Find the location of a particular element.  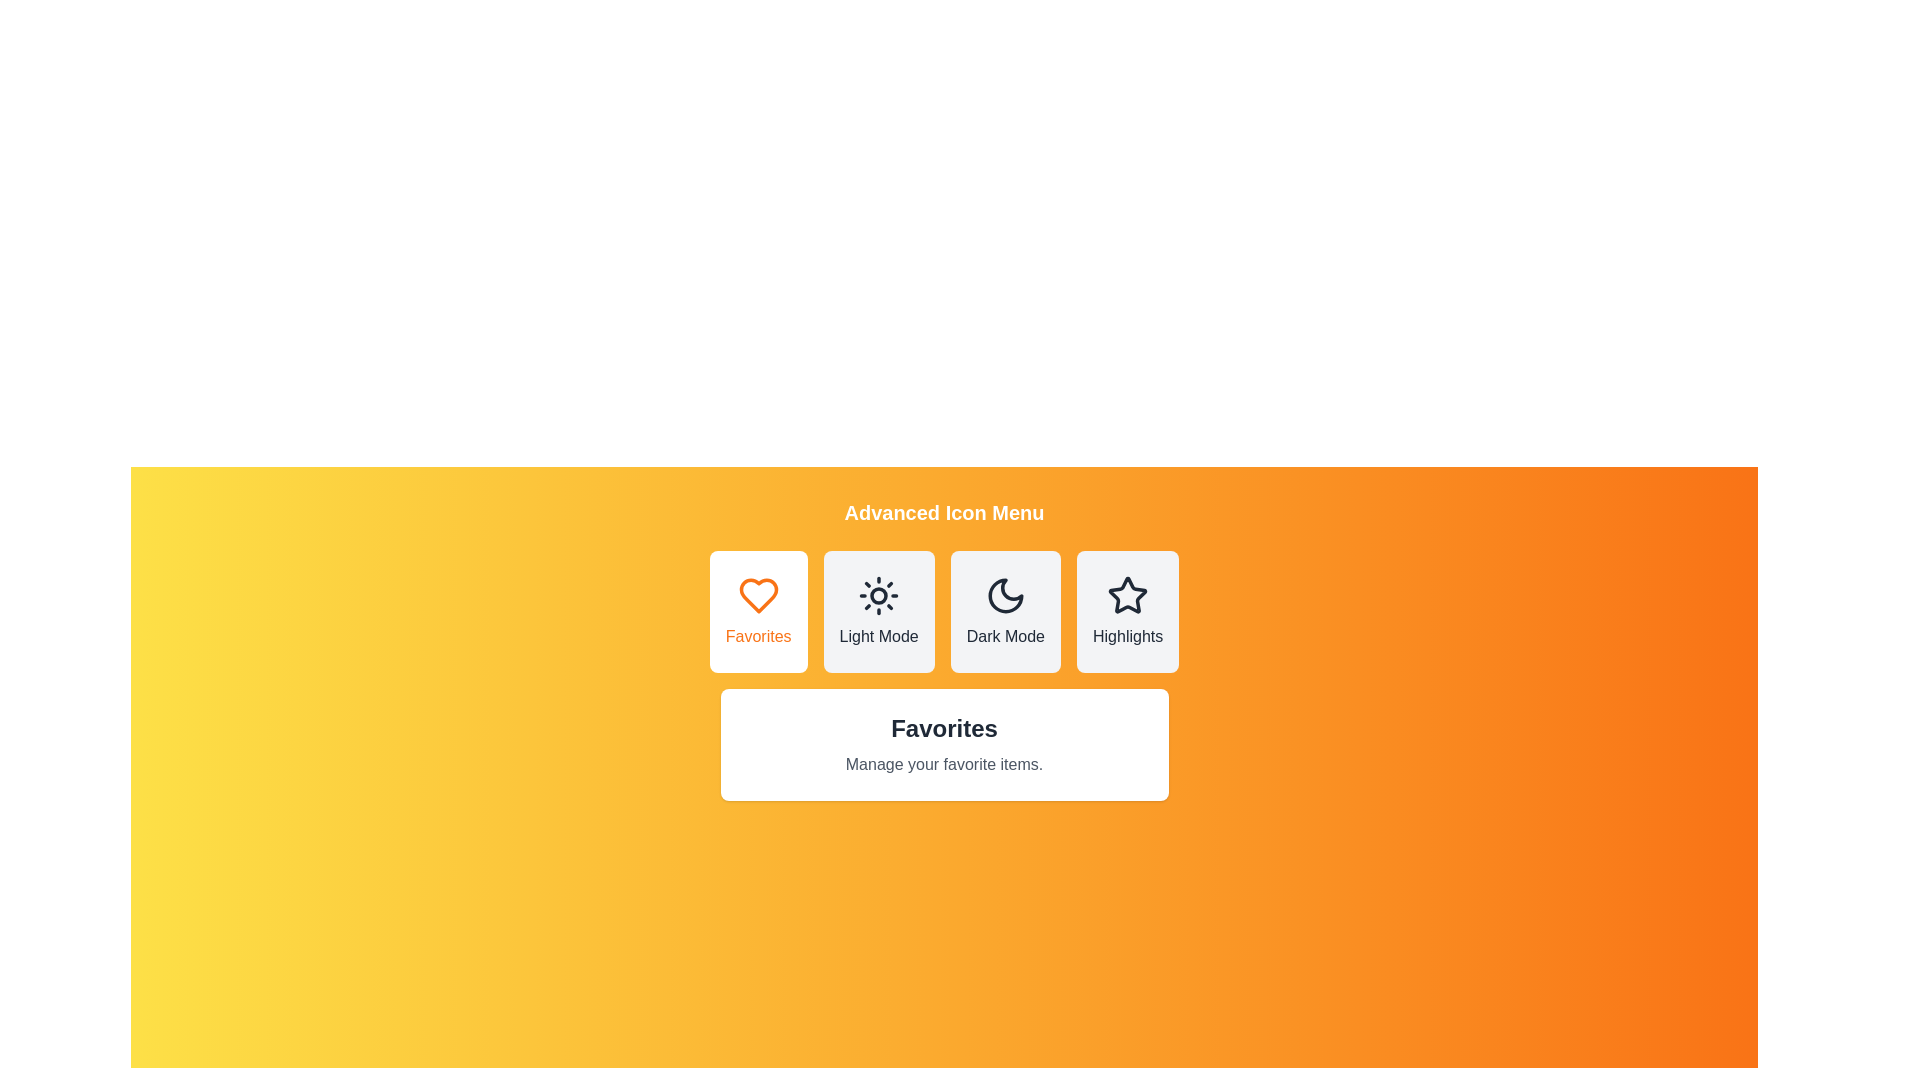

the crescent moon icon representing the 'Dark Mode' option in the menu by moving the cursor to its center point is located at coordinates (1005, 595).